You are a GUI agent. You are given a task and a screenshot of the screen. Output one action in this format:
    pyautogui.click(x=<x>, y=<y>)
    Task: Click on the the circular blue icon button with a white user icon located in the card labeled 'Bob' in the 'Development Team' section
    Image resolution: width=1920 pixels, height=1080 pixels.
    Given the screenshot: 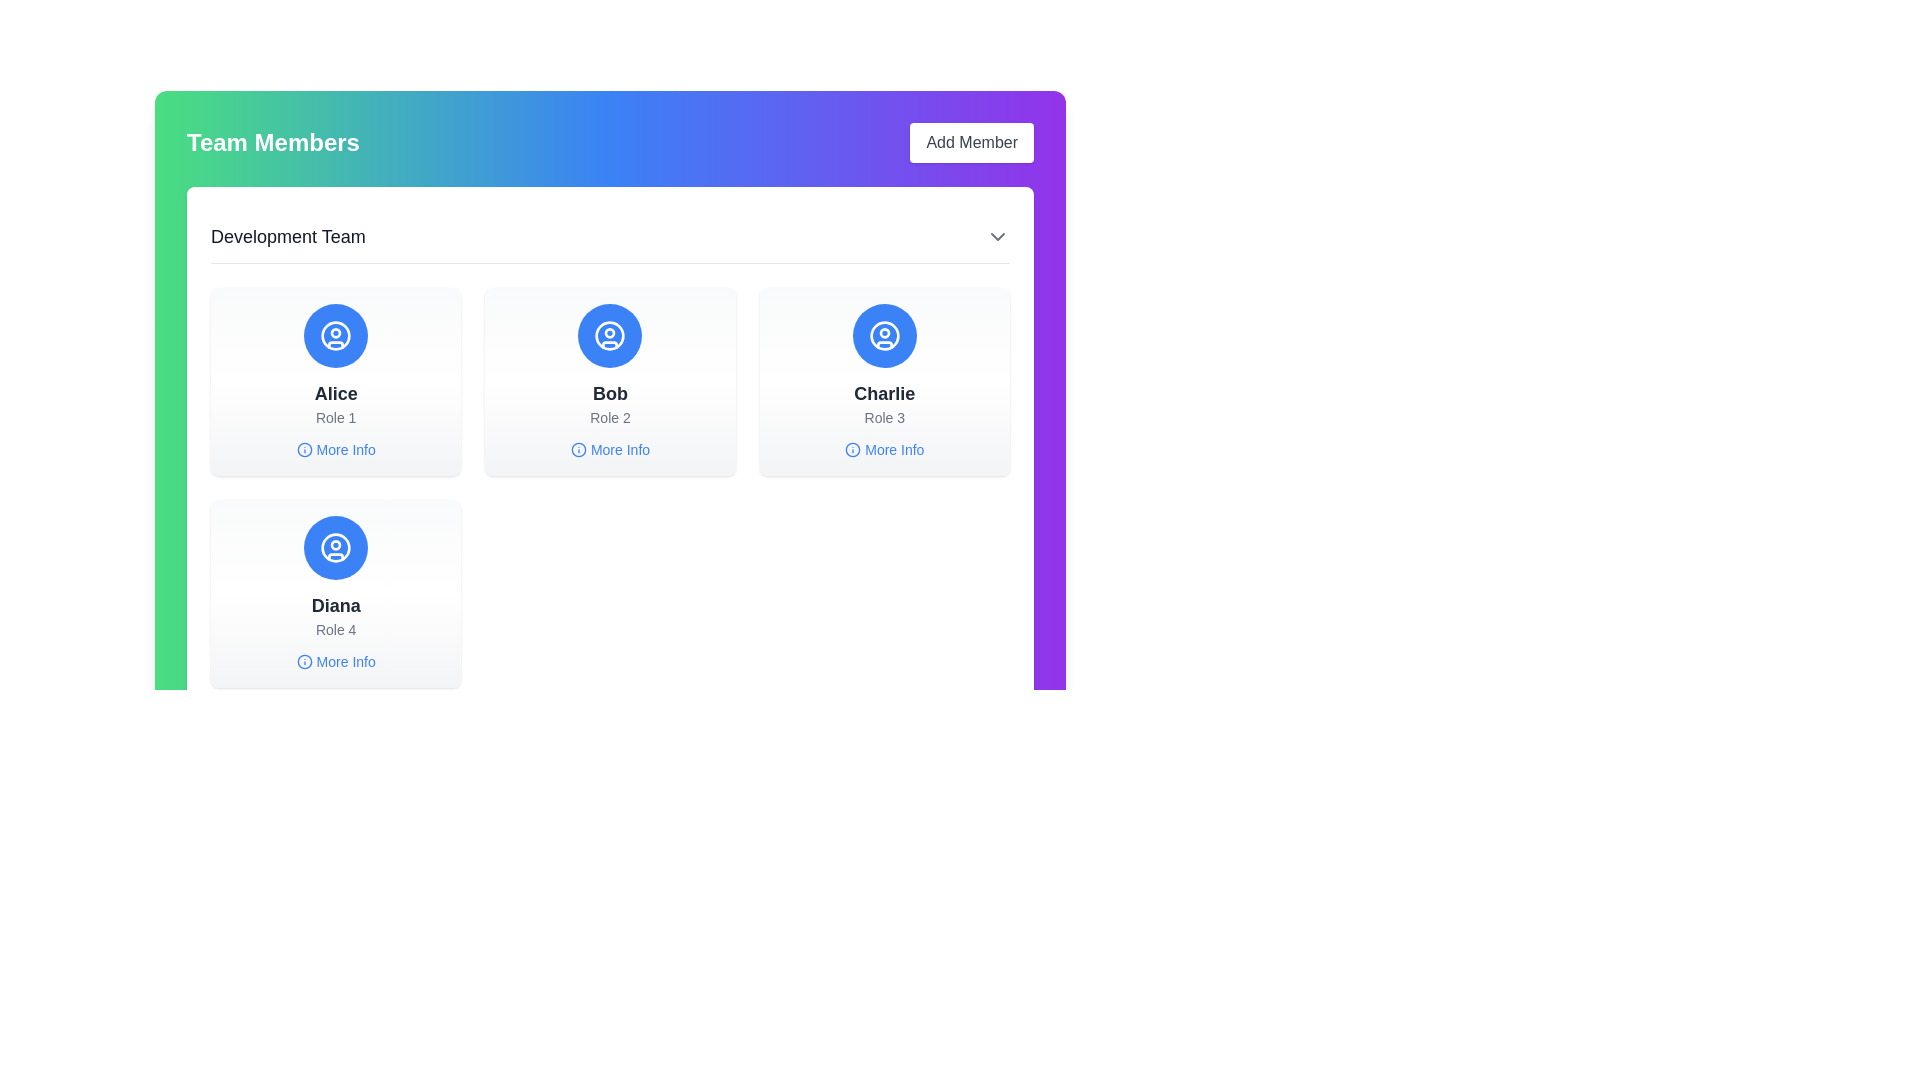 What is the action you would take?
    pyautogui.click(x=609, y=334)
    